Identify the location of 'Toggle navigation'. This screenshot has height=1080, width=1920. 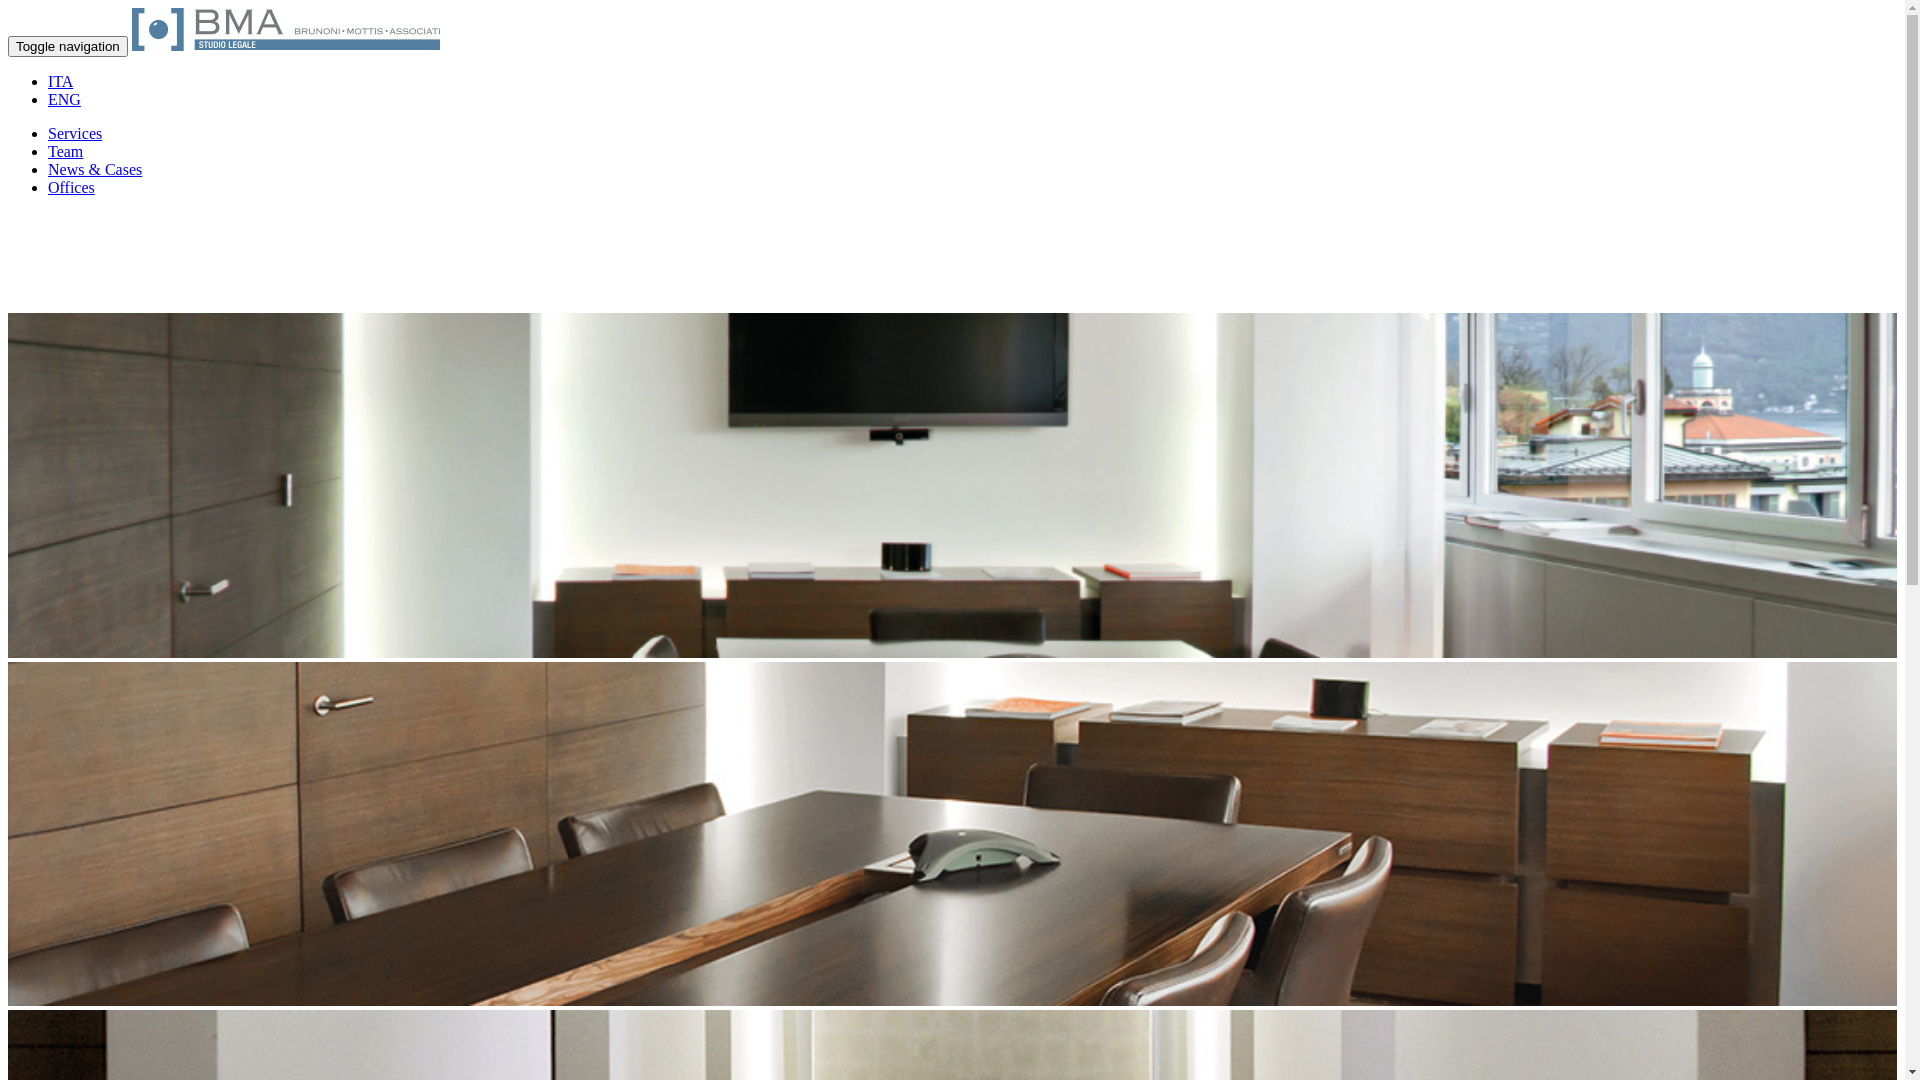
(67, 45).